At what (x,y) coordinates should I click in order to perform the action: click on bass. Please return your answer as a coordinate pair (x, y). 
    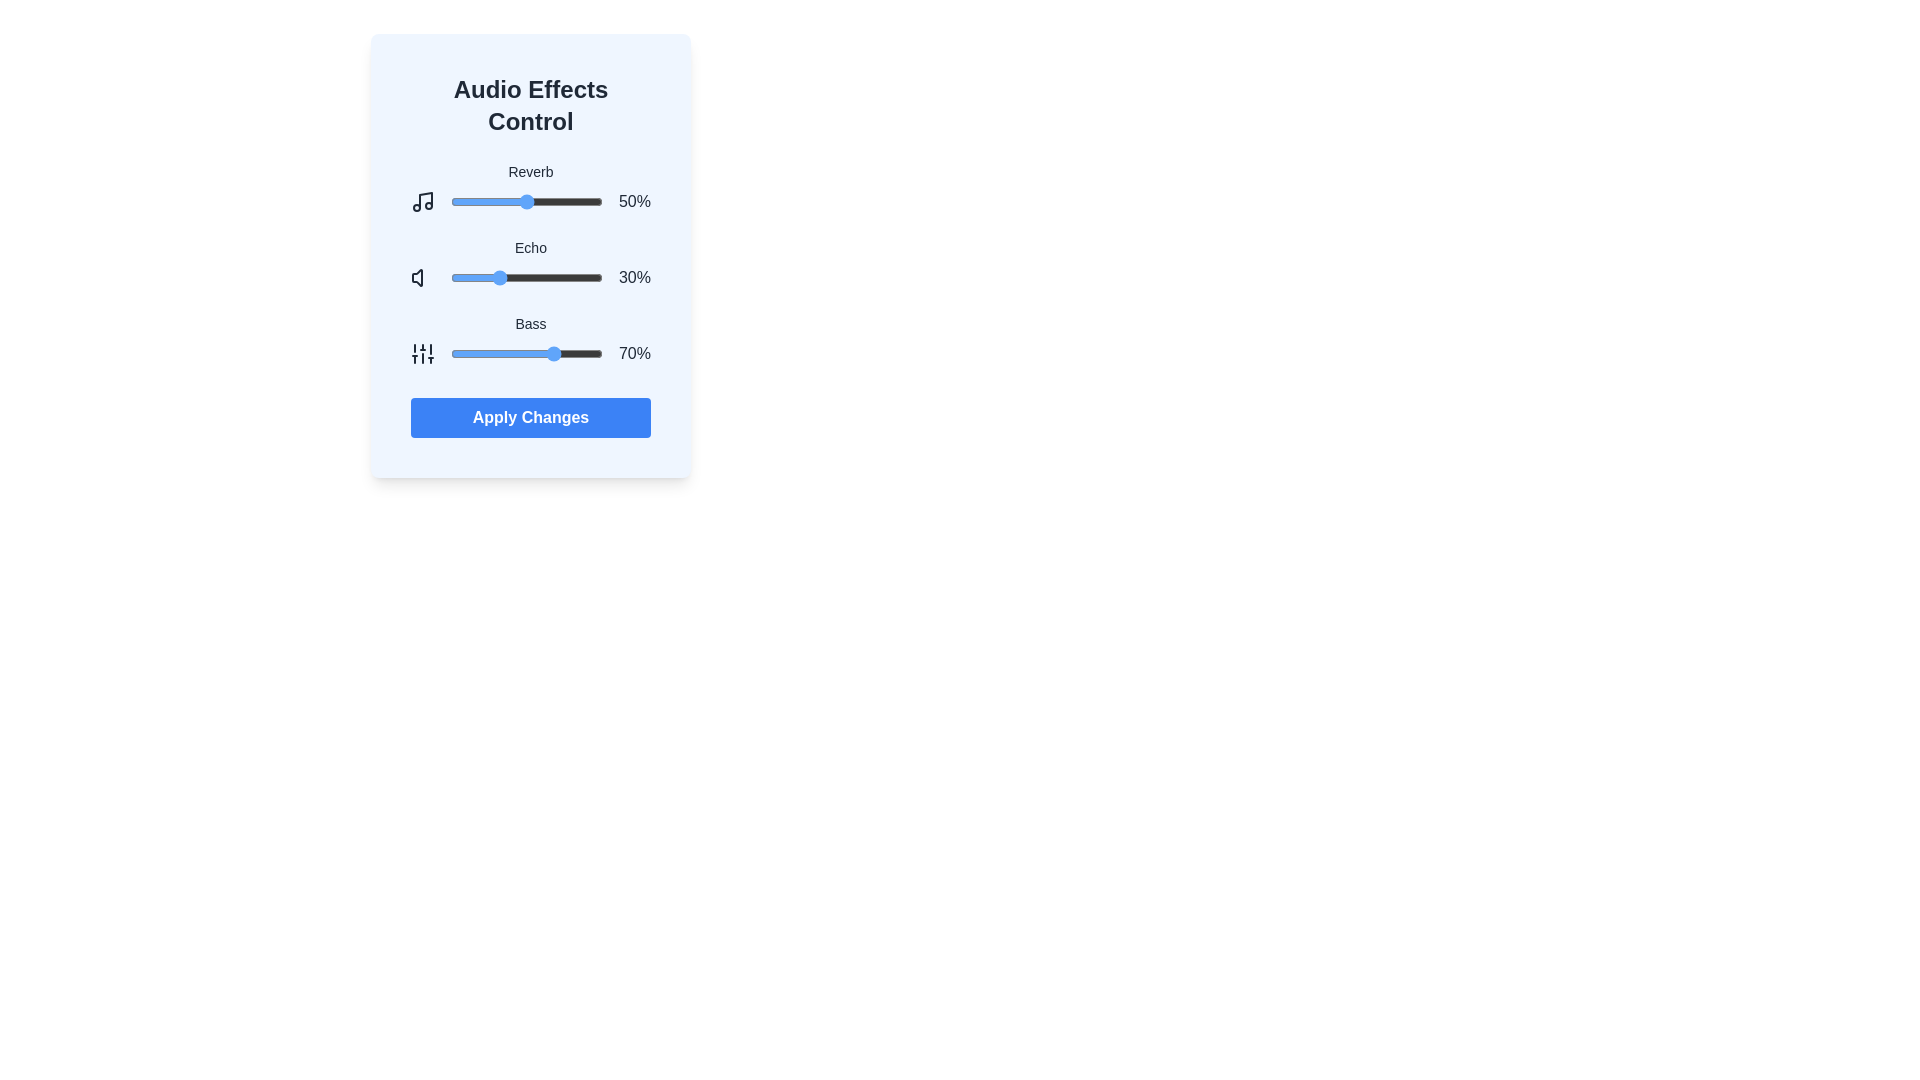
    Looking at the image, I should click on (451, 353).